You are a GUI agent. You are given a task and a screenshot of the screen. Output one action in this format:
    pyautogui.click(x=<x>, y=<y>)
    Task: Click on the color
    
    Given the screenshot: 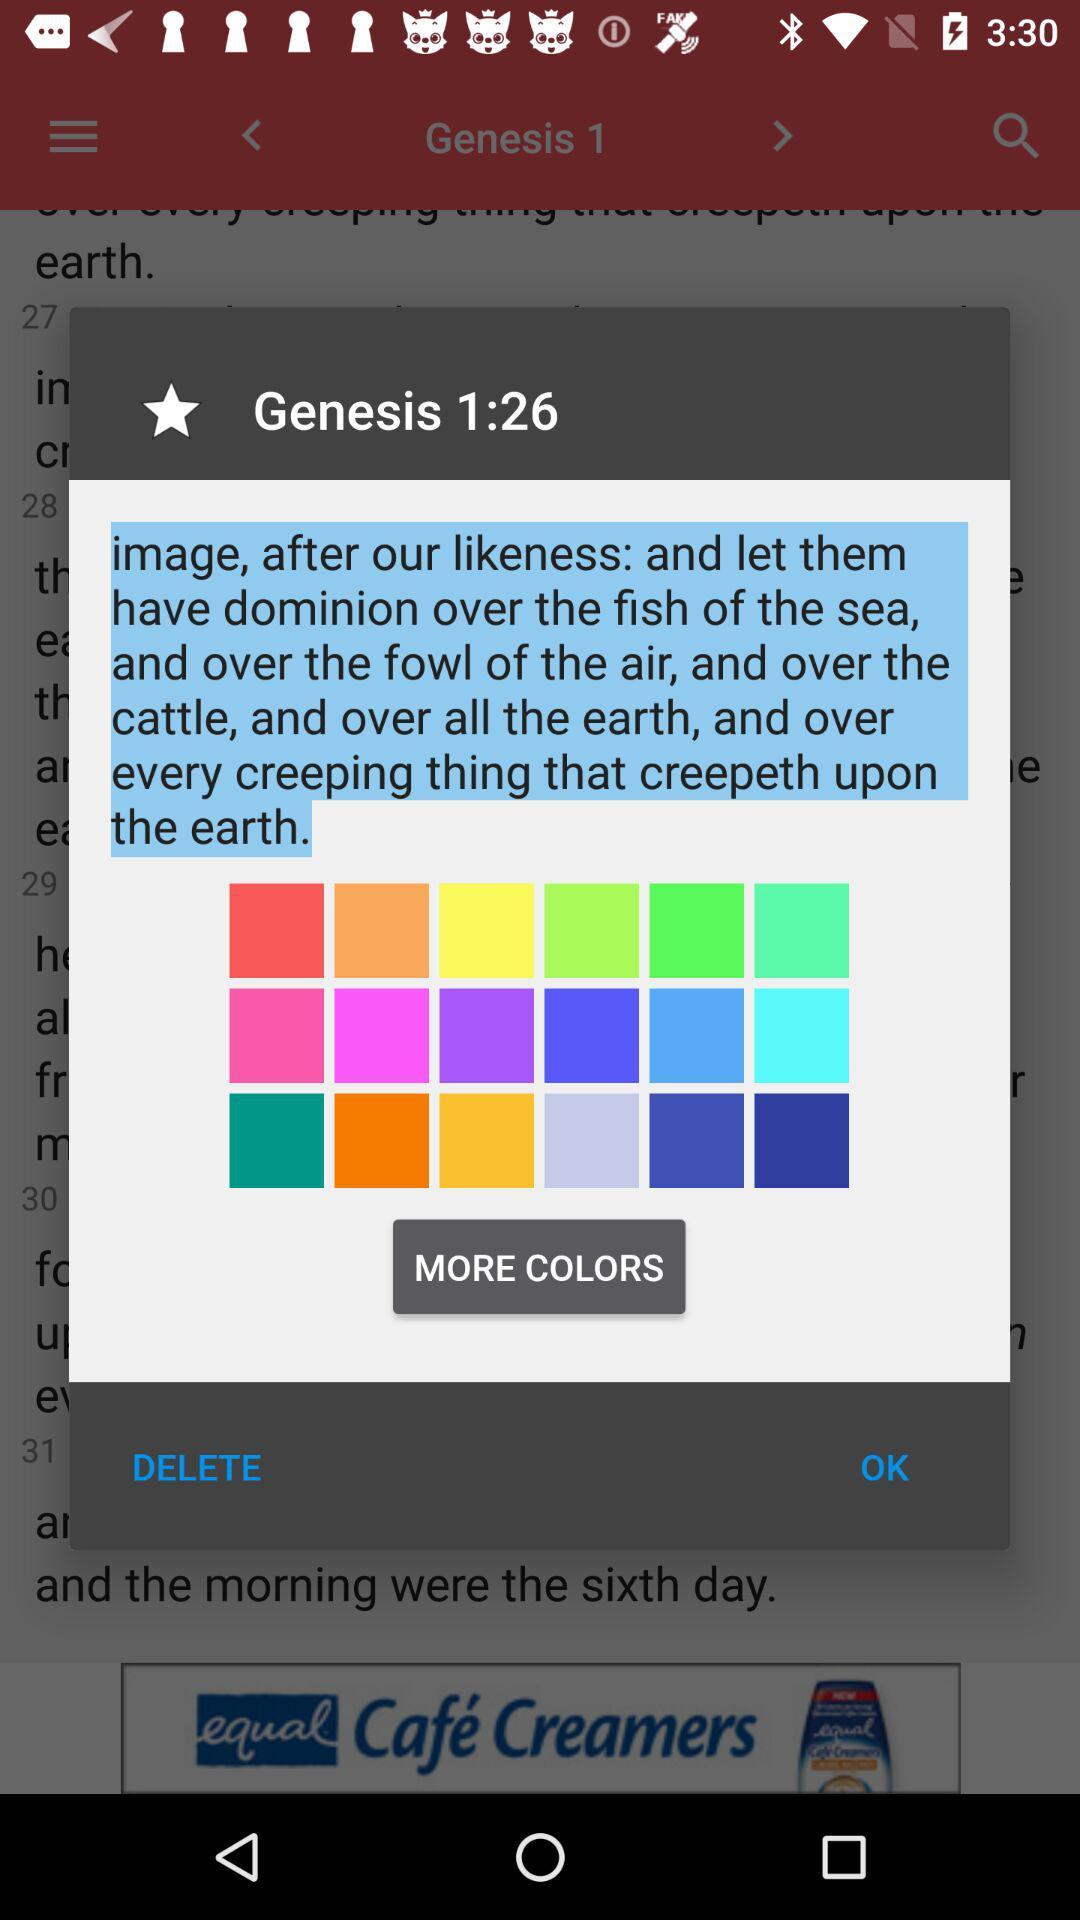 What is the action you would take?
    pyautogui.click(x=276, y=1140)
    